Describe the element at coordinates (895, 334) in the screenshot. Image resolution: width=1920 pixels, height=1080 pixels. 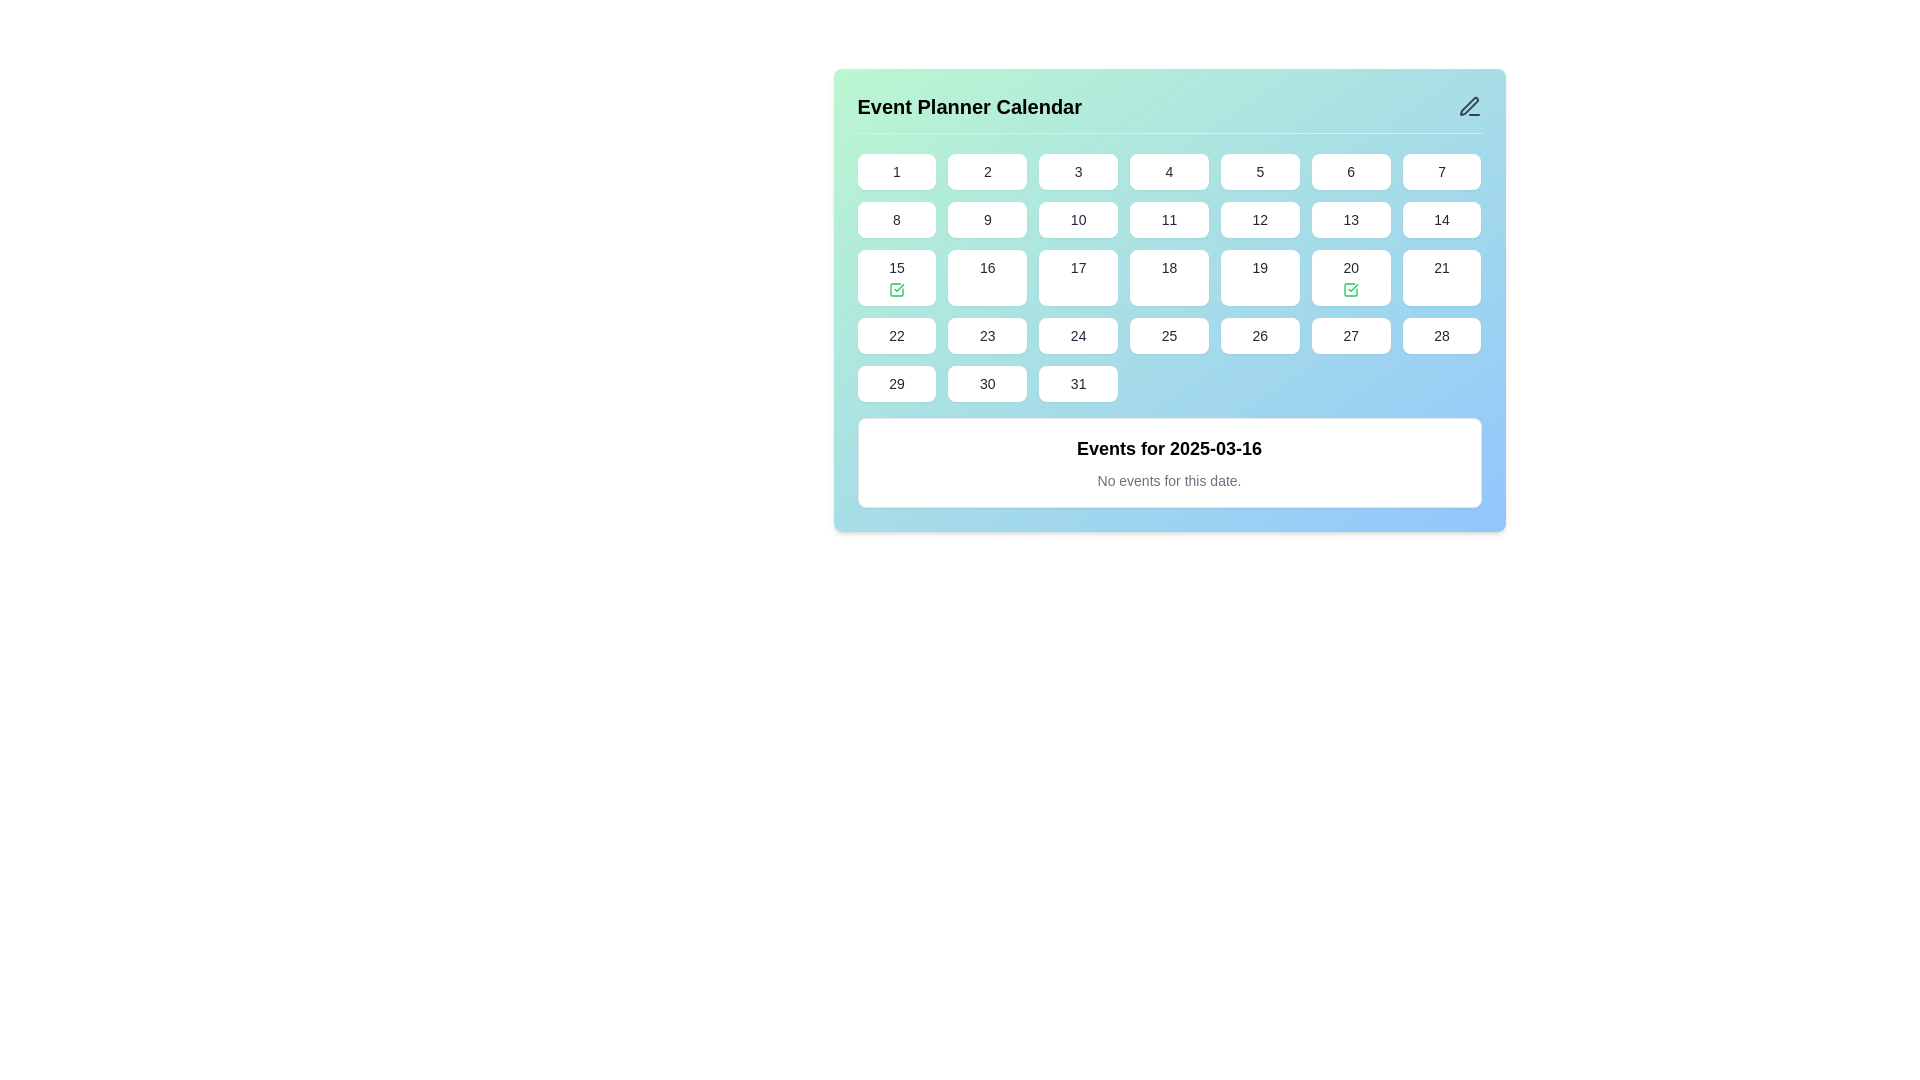
I see `the rectangular button labeled '22' in the calendar layout` at that location.